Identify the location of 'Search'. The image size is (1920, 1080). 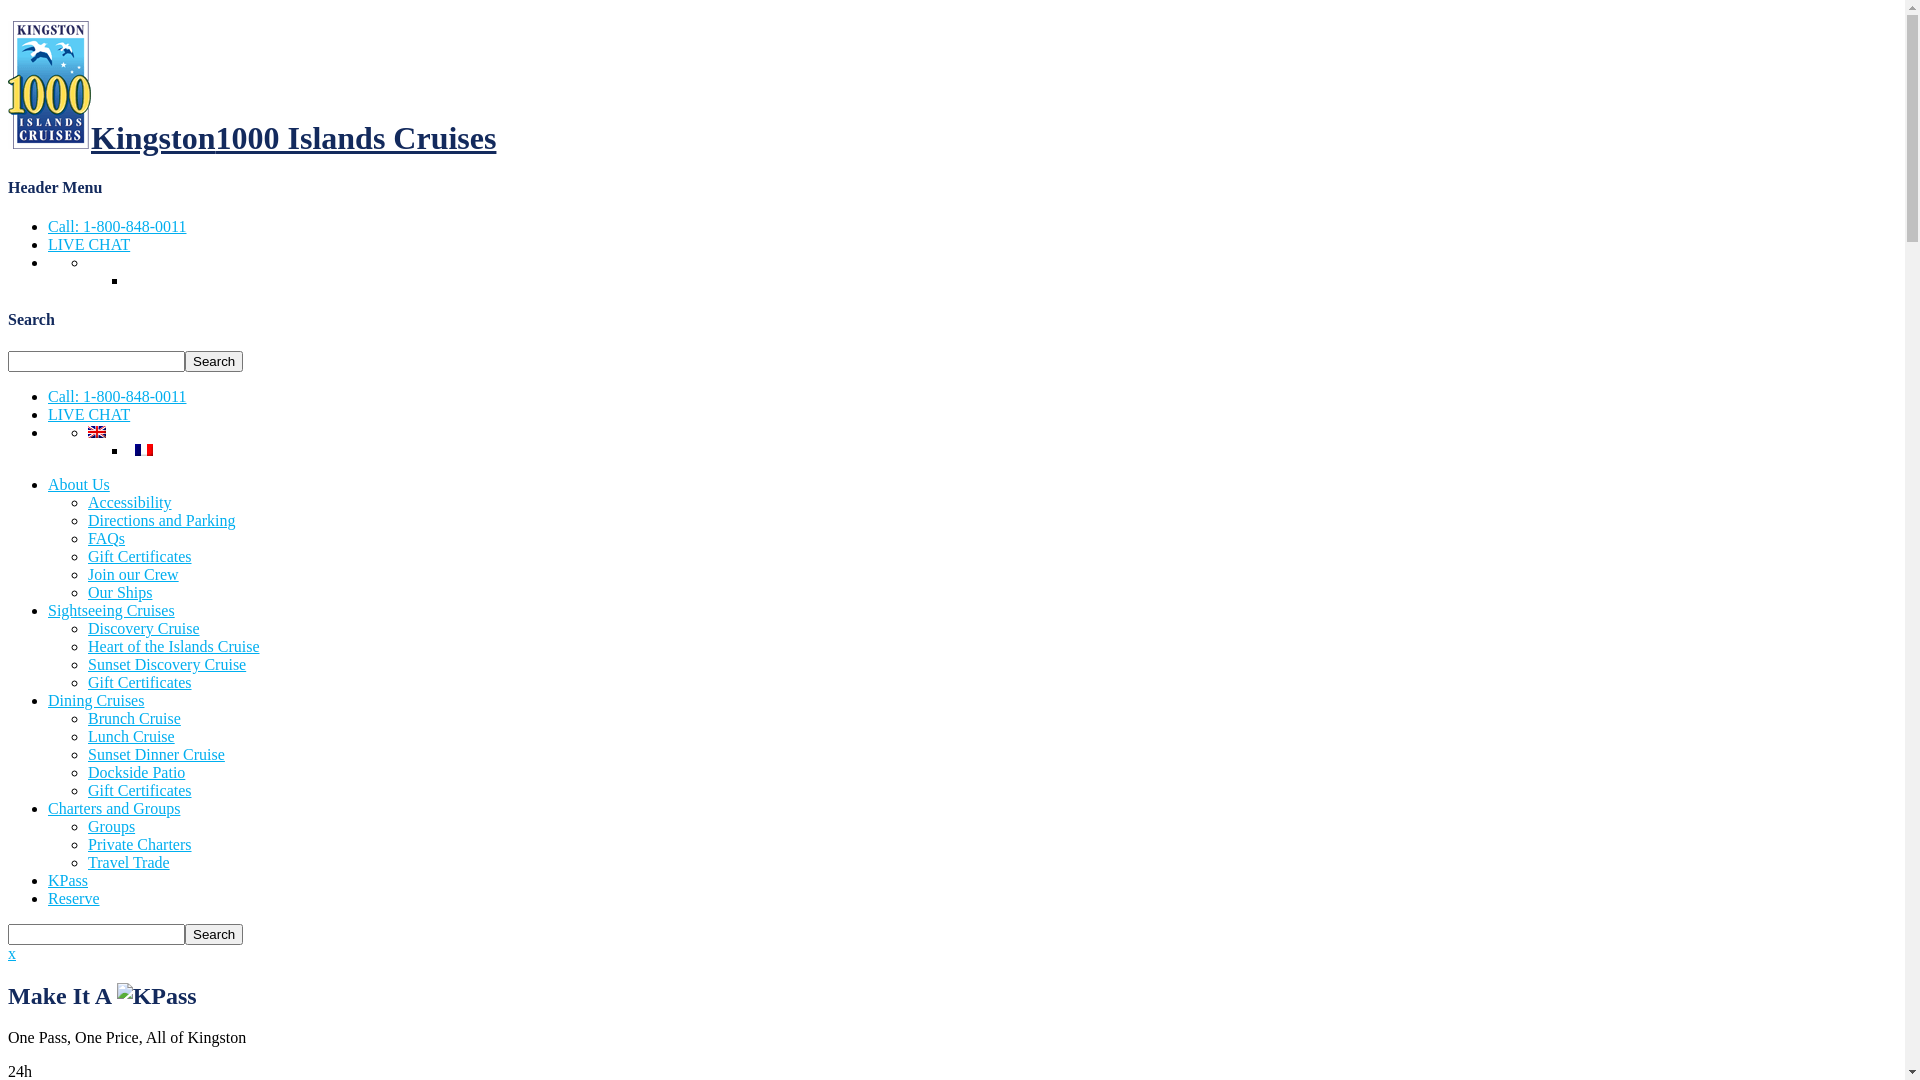
(214, 934).